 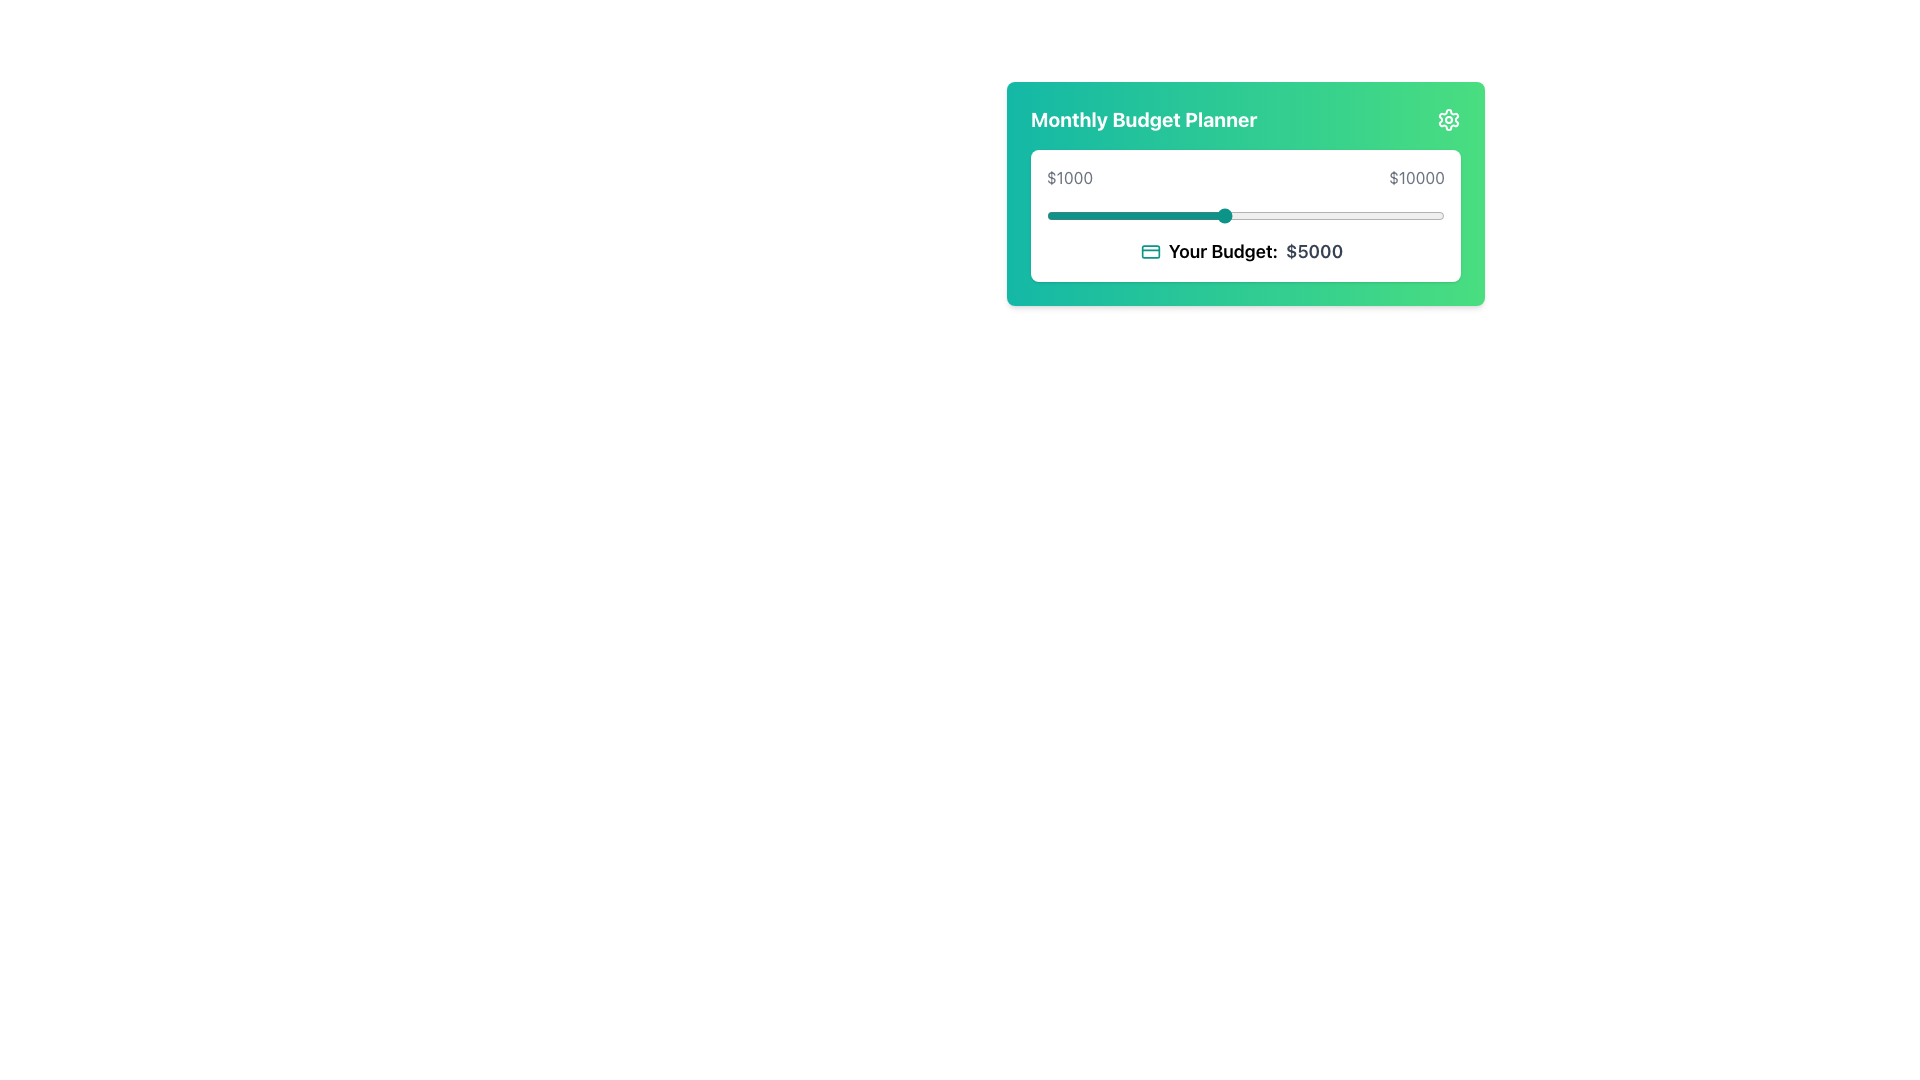 I want to click on the budget, so click(x=1165, y=216).